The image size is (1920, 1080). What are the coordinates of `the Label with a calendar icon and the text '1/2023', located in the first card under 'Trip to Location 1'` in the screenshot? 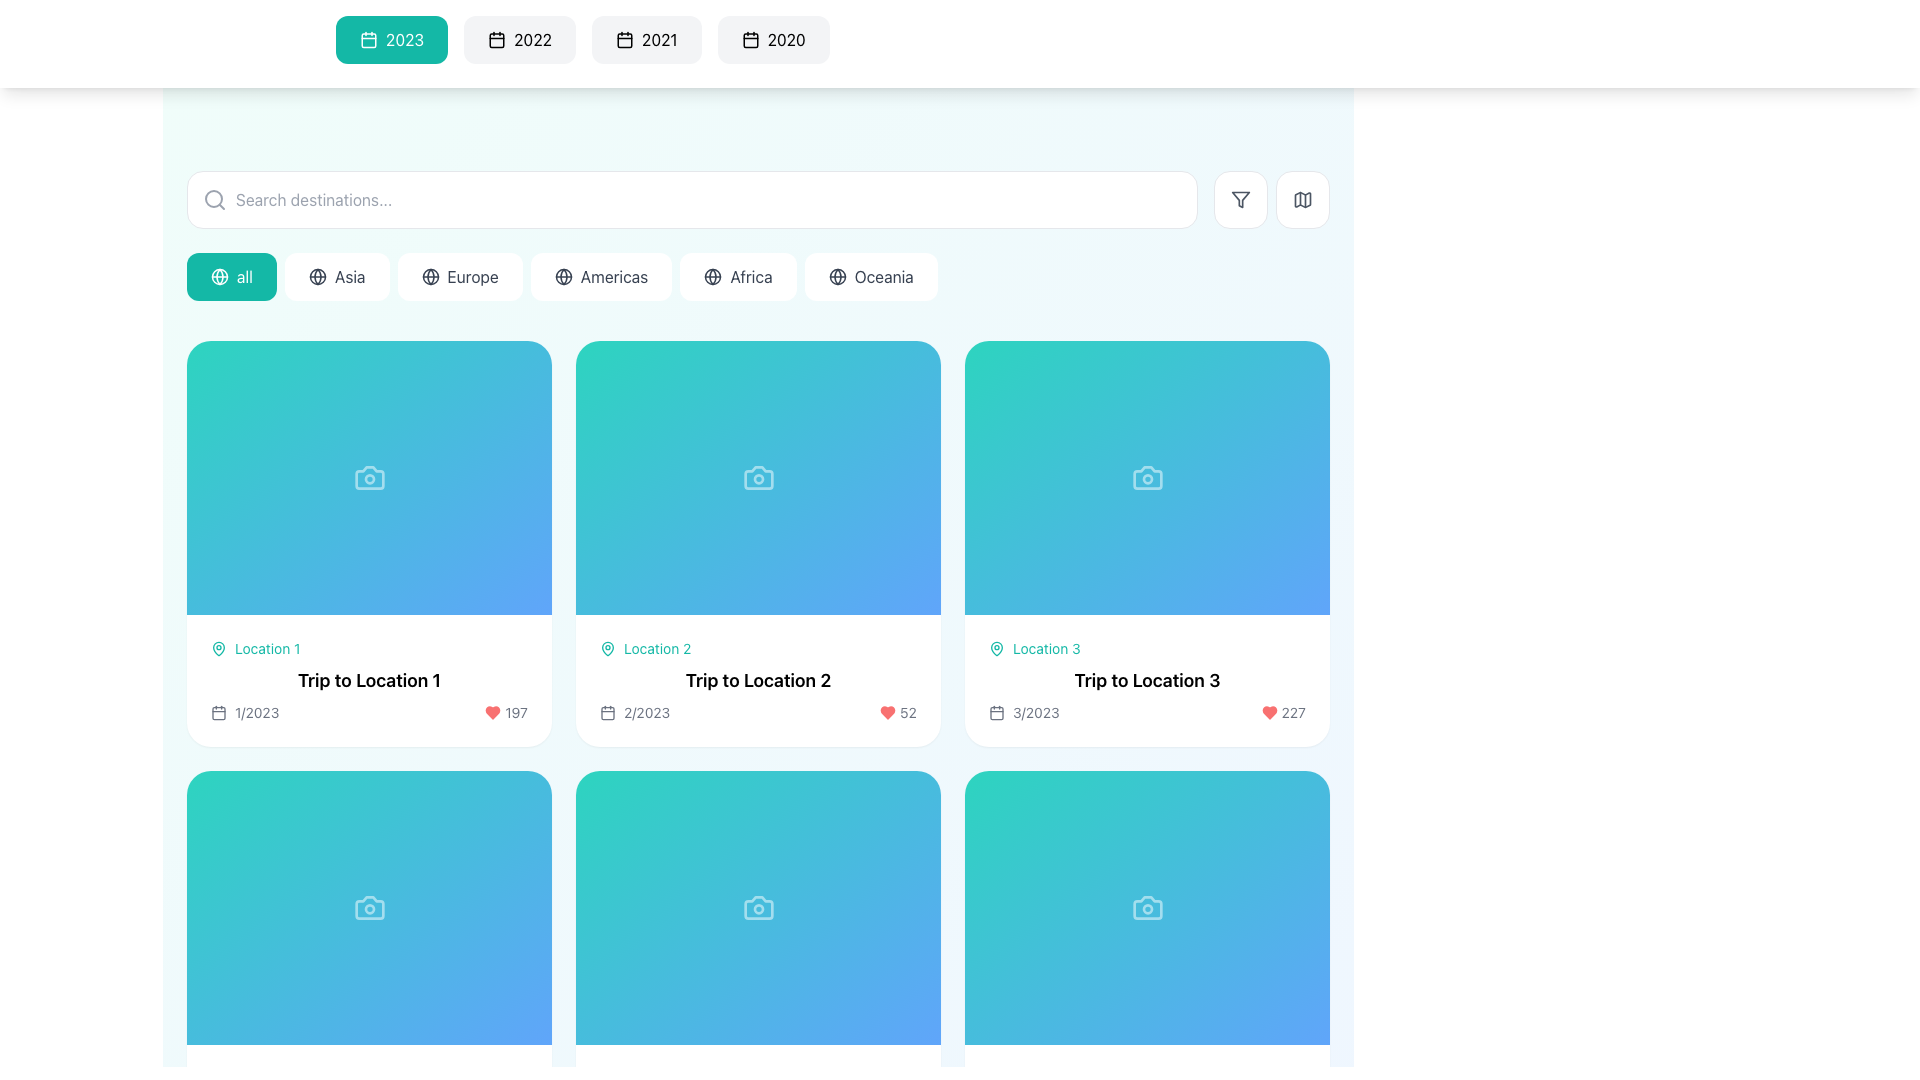 It's located at (244, 711).